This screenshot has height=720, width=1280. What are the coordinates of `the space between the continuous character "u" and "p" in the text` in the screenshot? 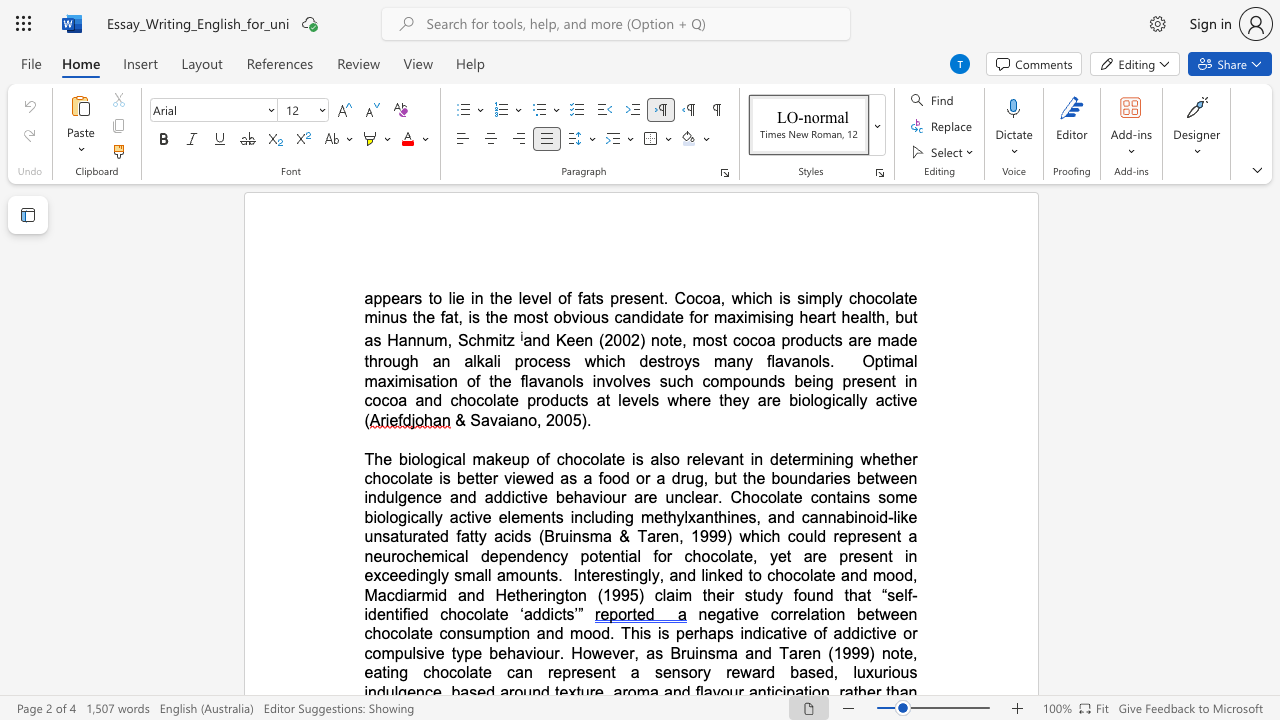 It's located at (520, 459).